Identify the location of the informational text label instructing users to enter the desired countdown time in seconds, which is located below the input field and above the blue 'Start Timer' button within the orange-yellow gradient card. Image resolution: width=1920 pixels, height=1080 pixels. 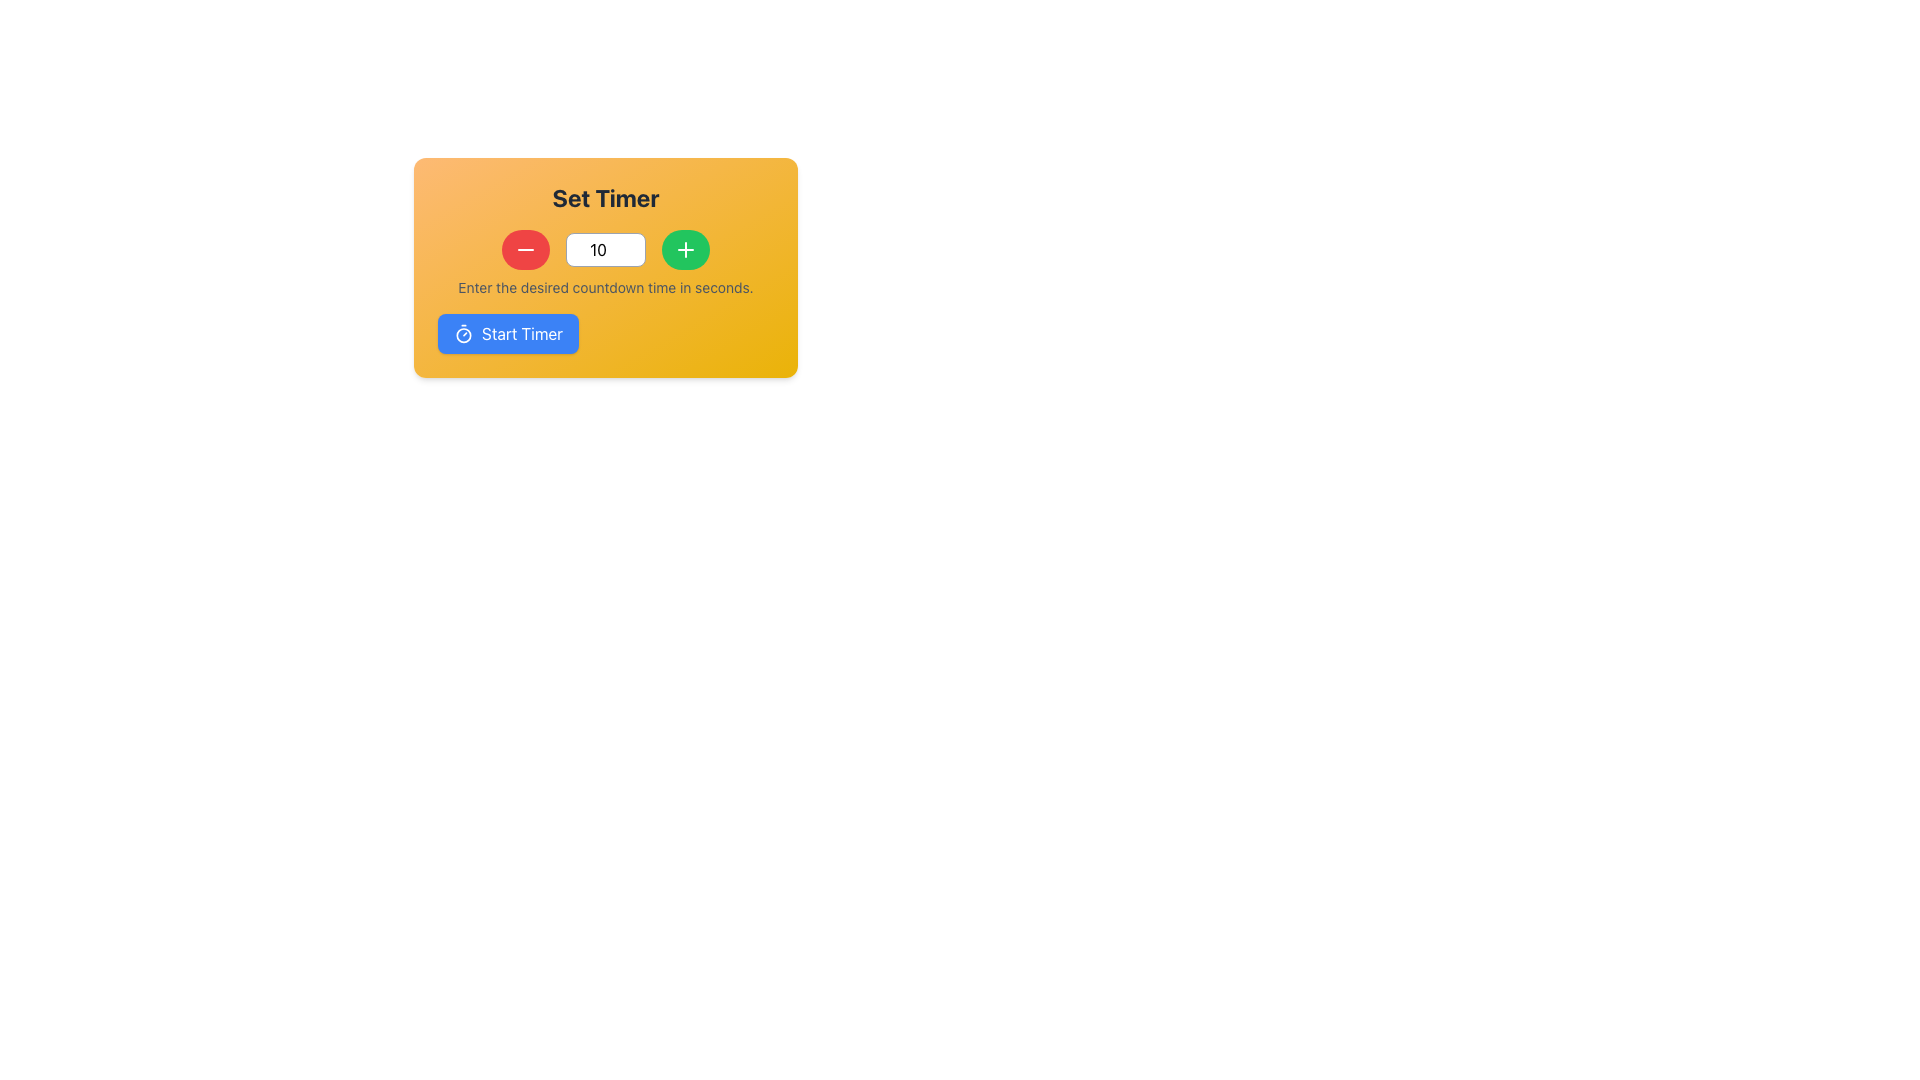
(604, 288).